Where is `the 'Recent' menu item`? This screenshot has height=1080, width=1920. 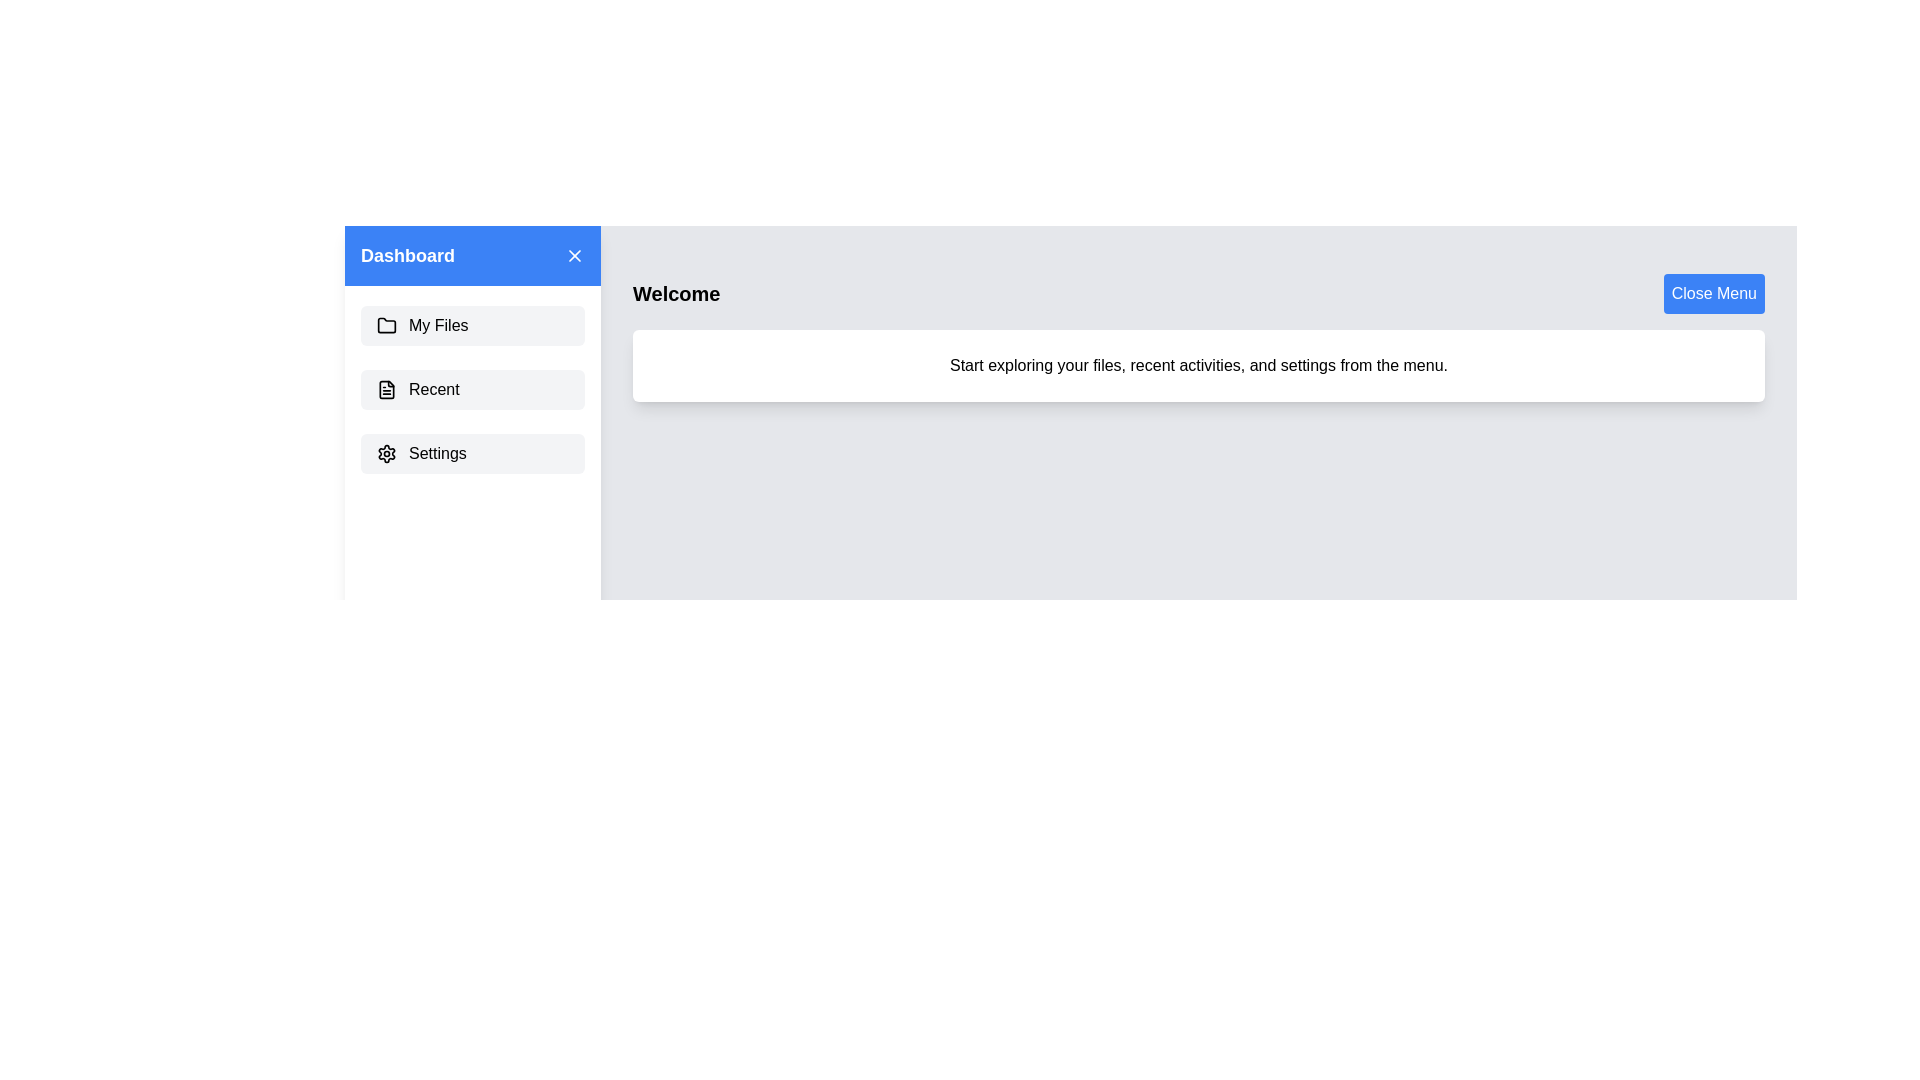 the 'Recent' menu item is located at coordinates (472, 389).